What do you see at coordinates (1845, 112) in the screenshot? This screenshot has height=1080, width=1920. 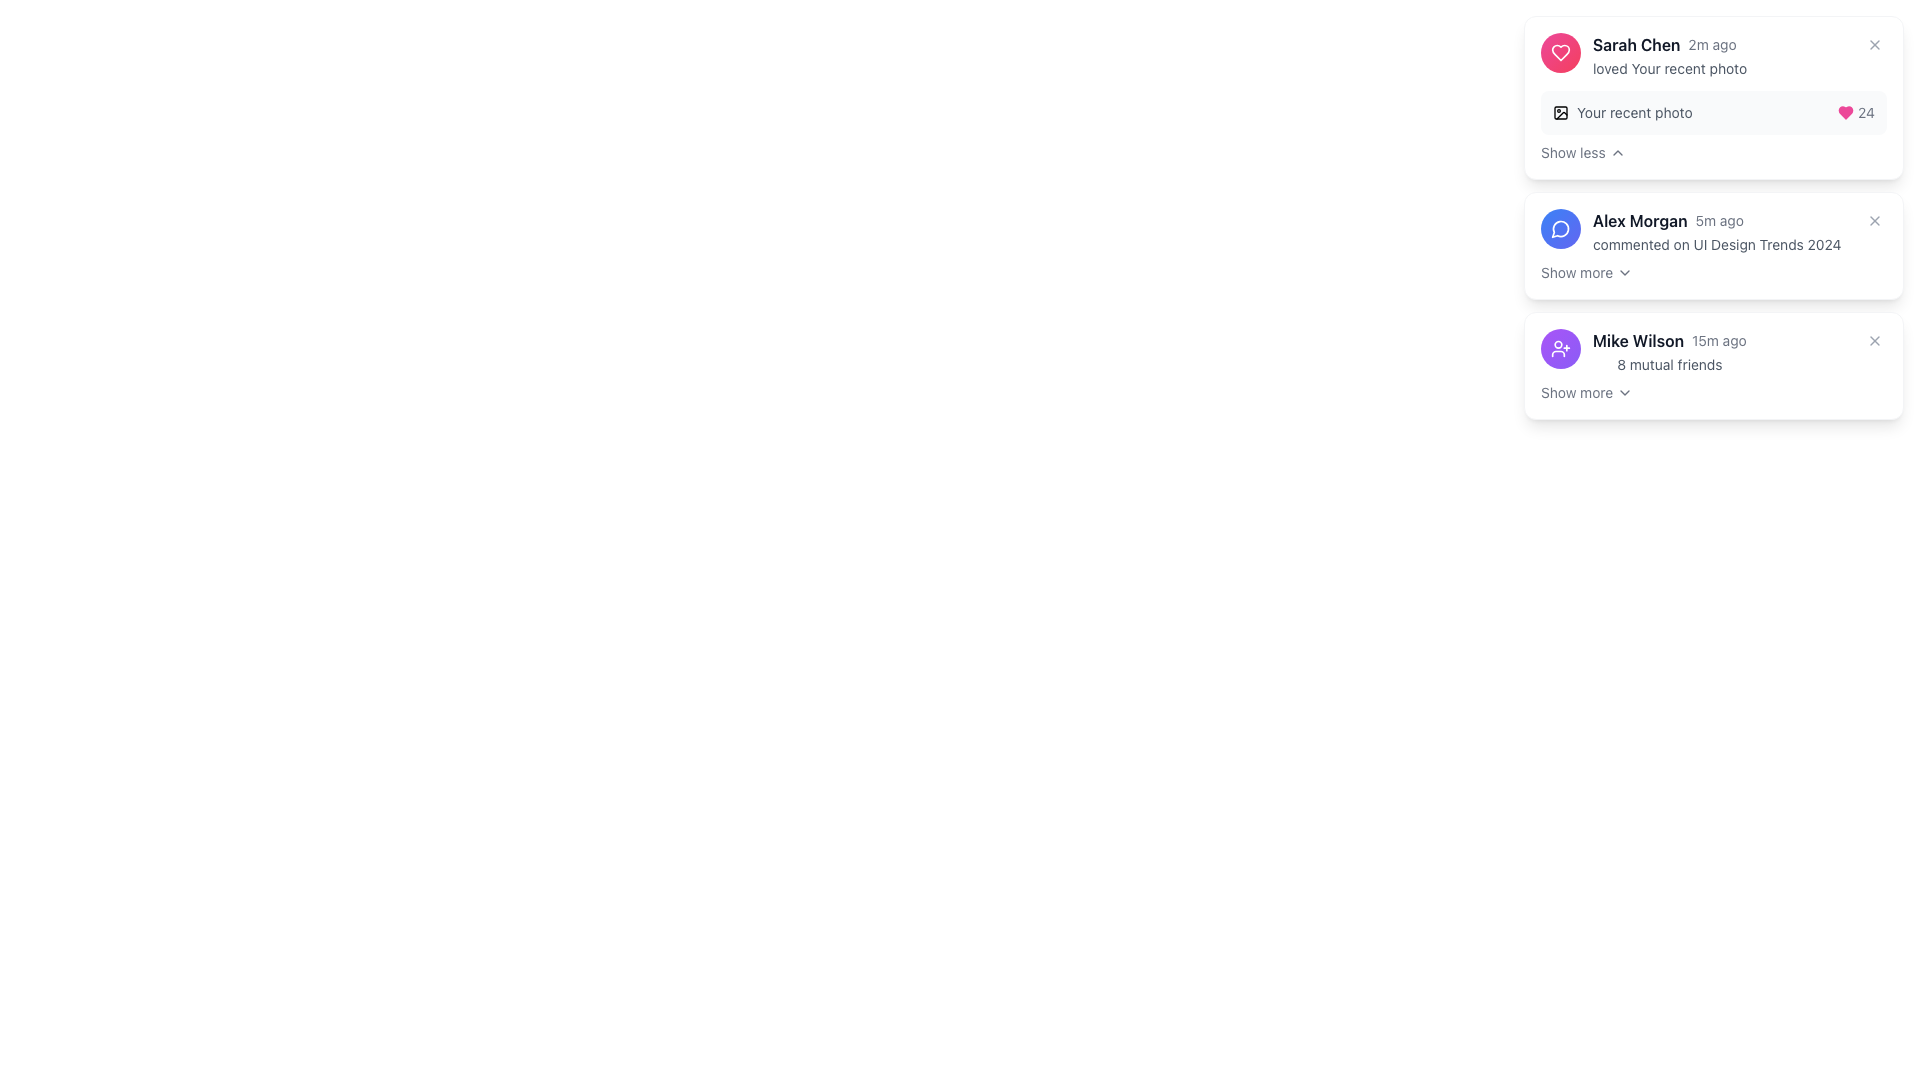 I see `the 'like' or 'love' icon located in the top-left corner of the notification card for 'Sarah Chen'` at bounding box center [1845, 112].